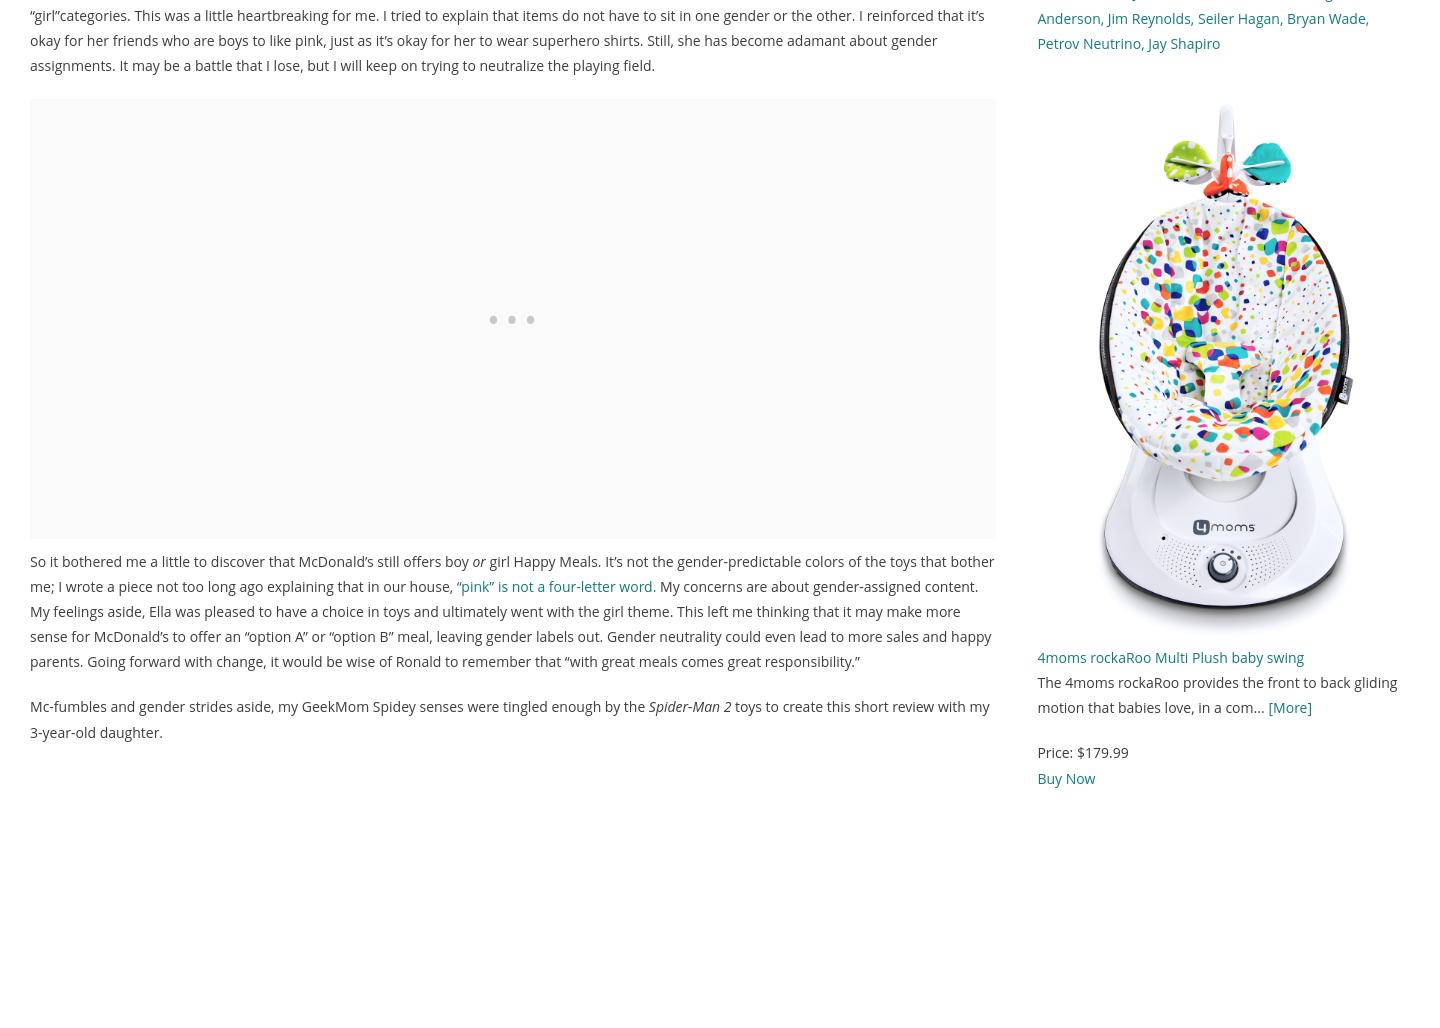  What do you see at coordinates (337, 706) in the screenshot?
I see `'Mc-fumbles and gender strides aside, my GeekMom Spidey senses were tingled enough by the'` at bounding box center [337, 706].